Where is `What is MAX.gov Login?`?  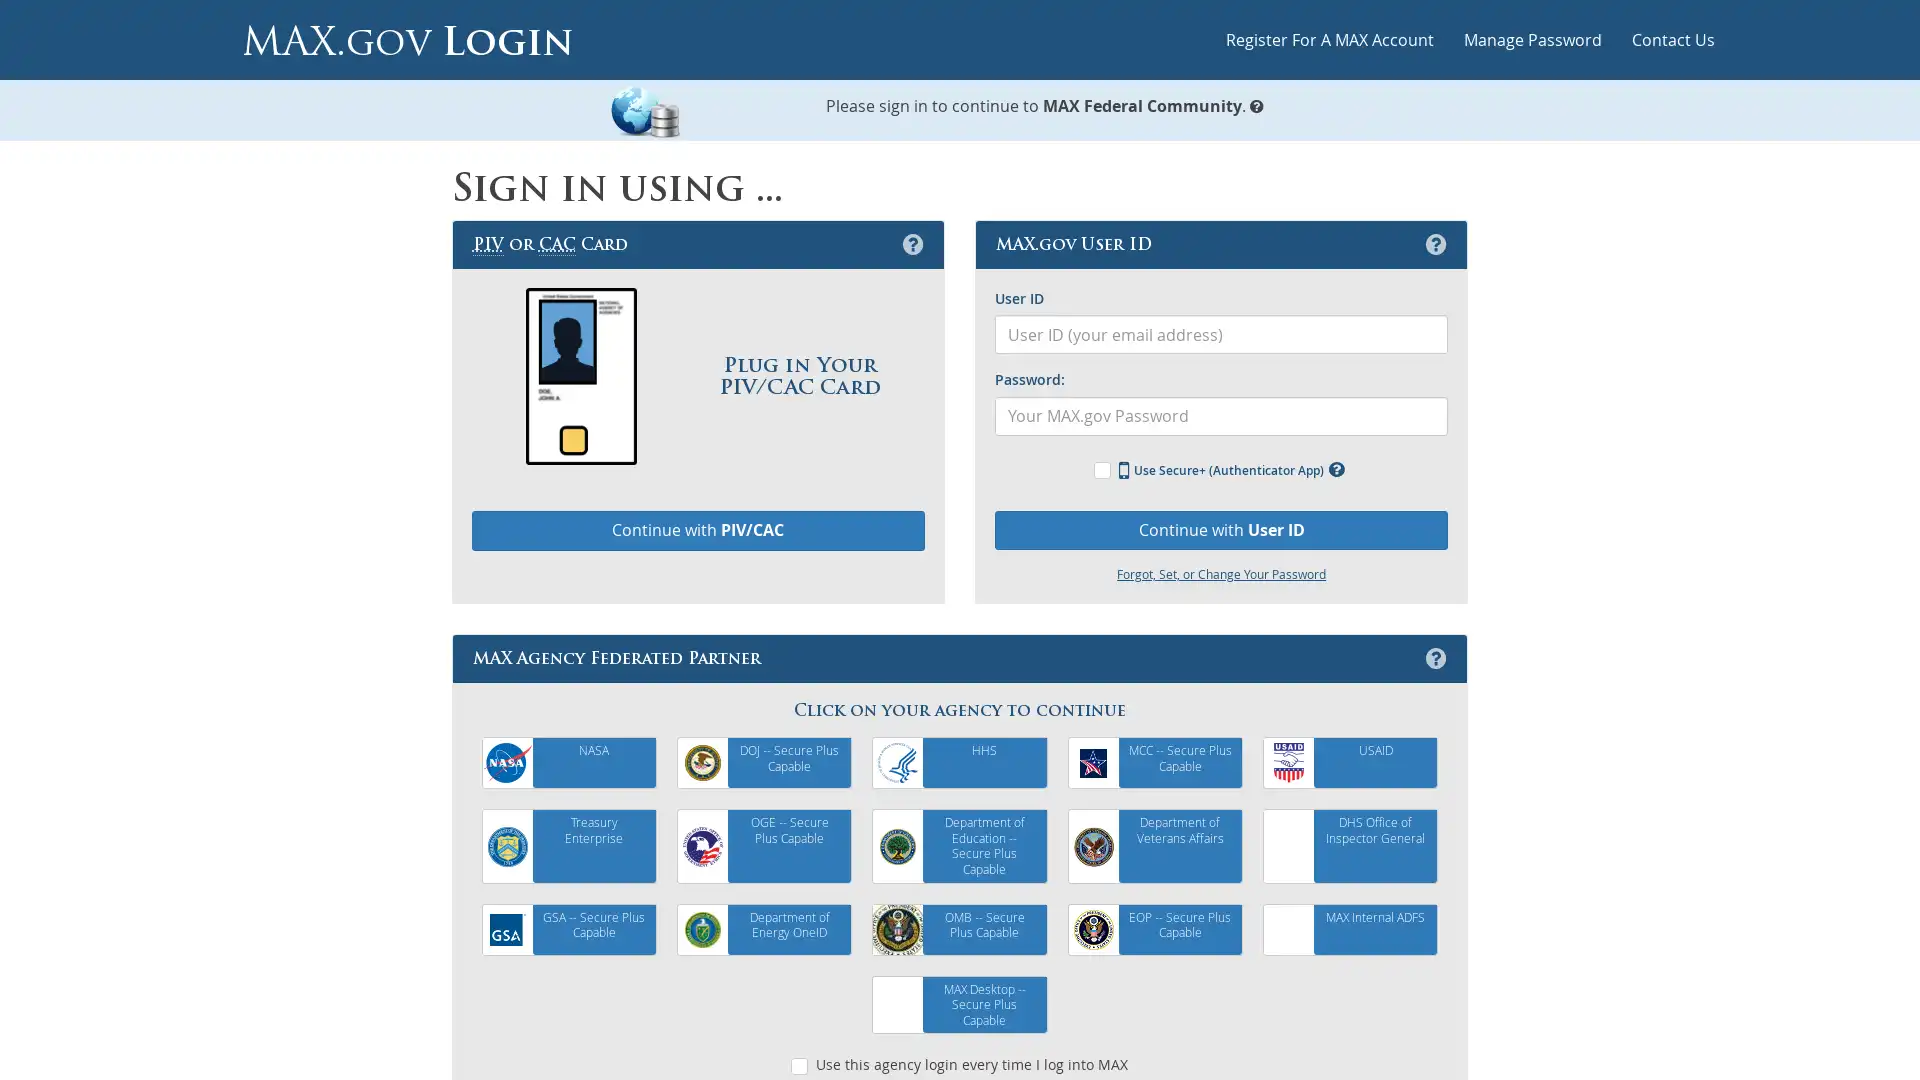 What is MAX.gov Login? is located at coordinates (1256, 104).